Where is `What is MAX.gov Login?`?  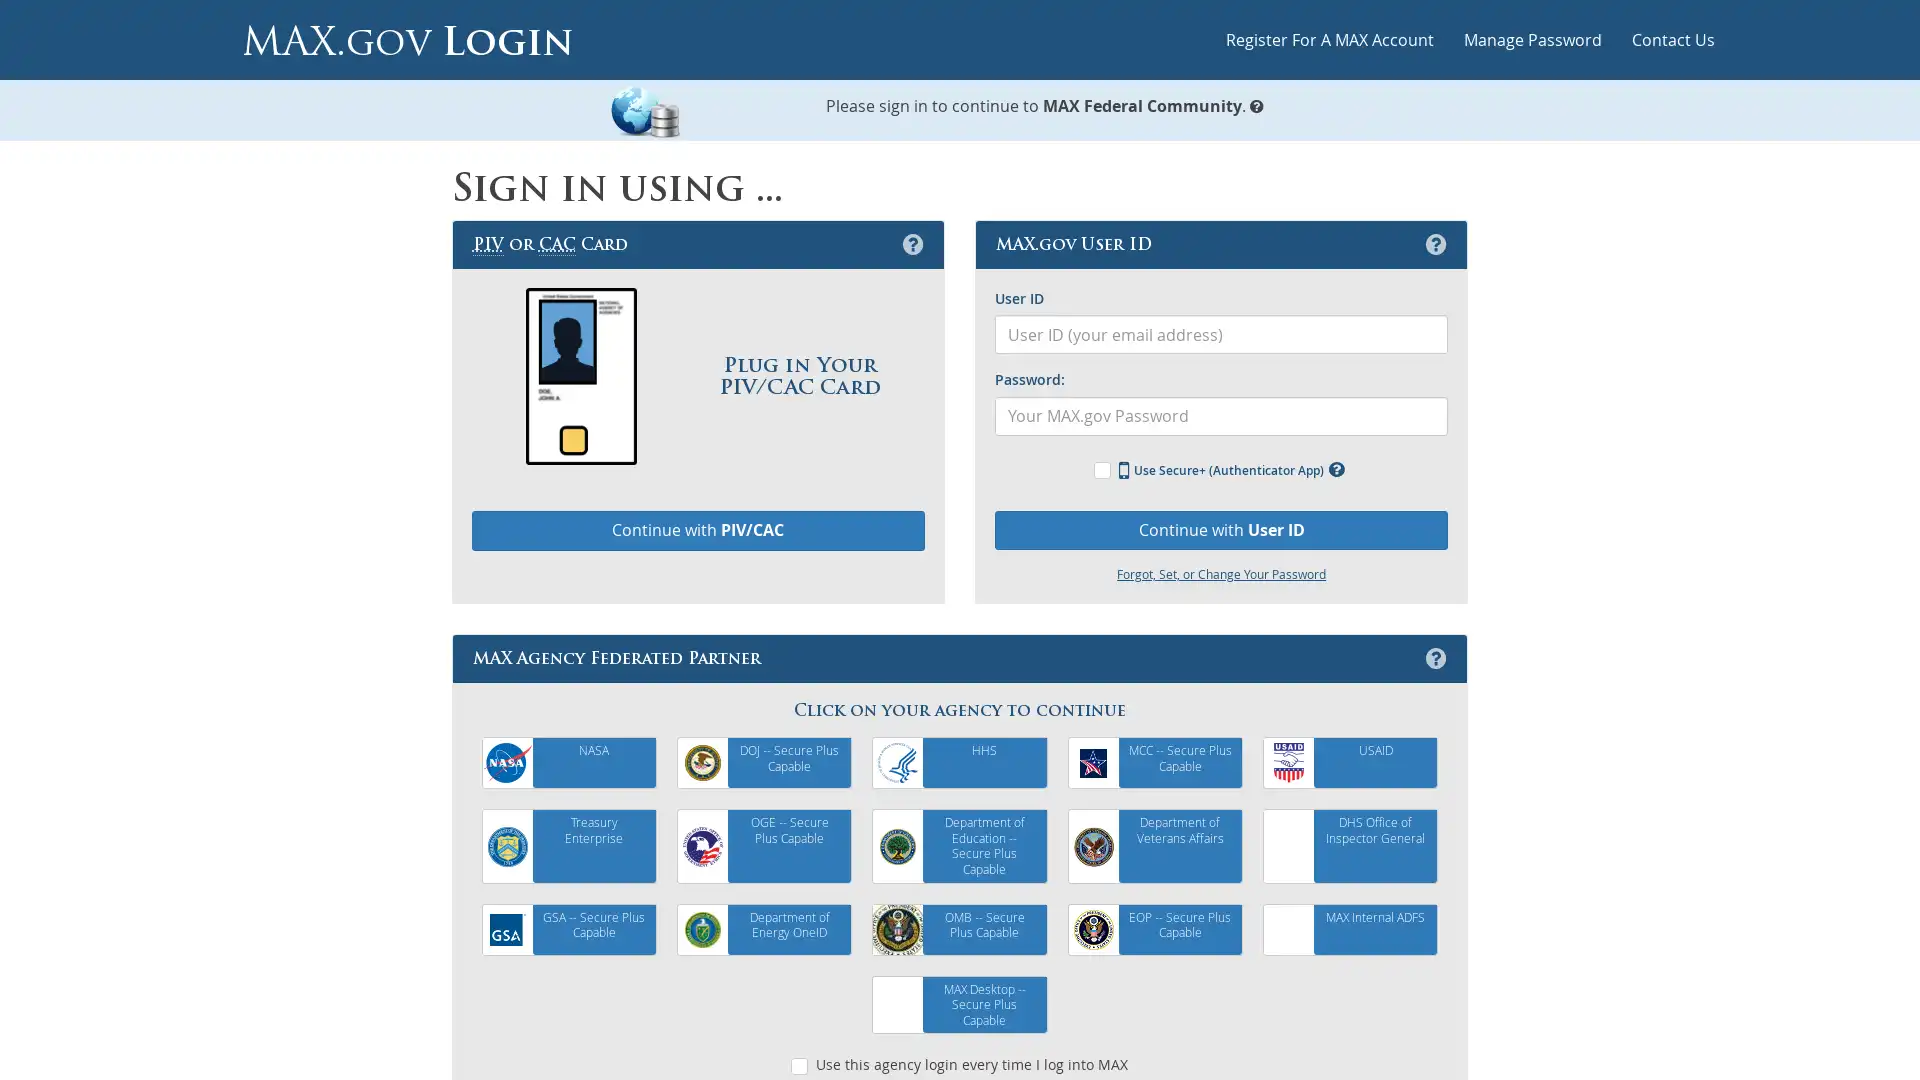 What is MAX.gov Login? is located at coordinates (1256, 104).